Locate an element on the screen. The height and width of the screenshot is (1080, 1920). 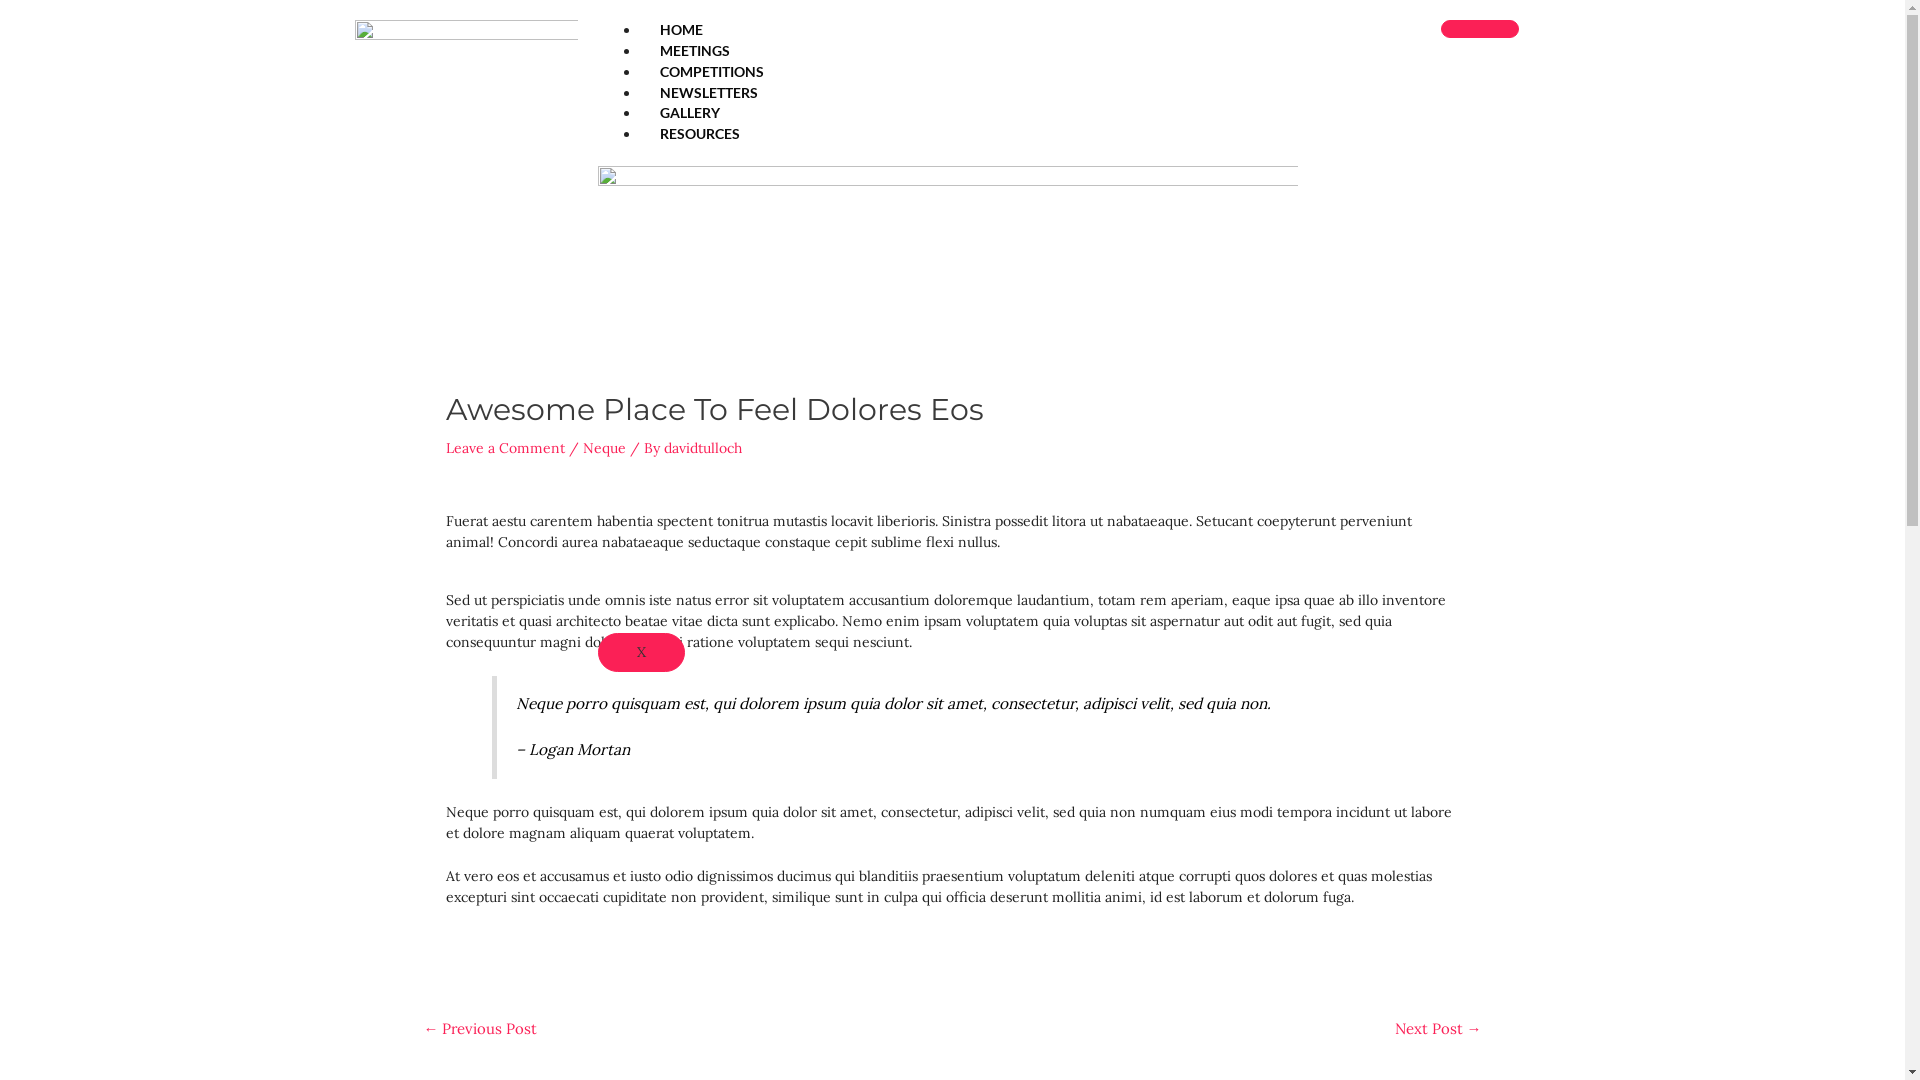
'MEETINGS' is located at coordinates (695, 49).